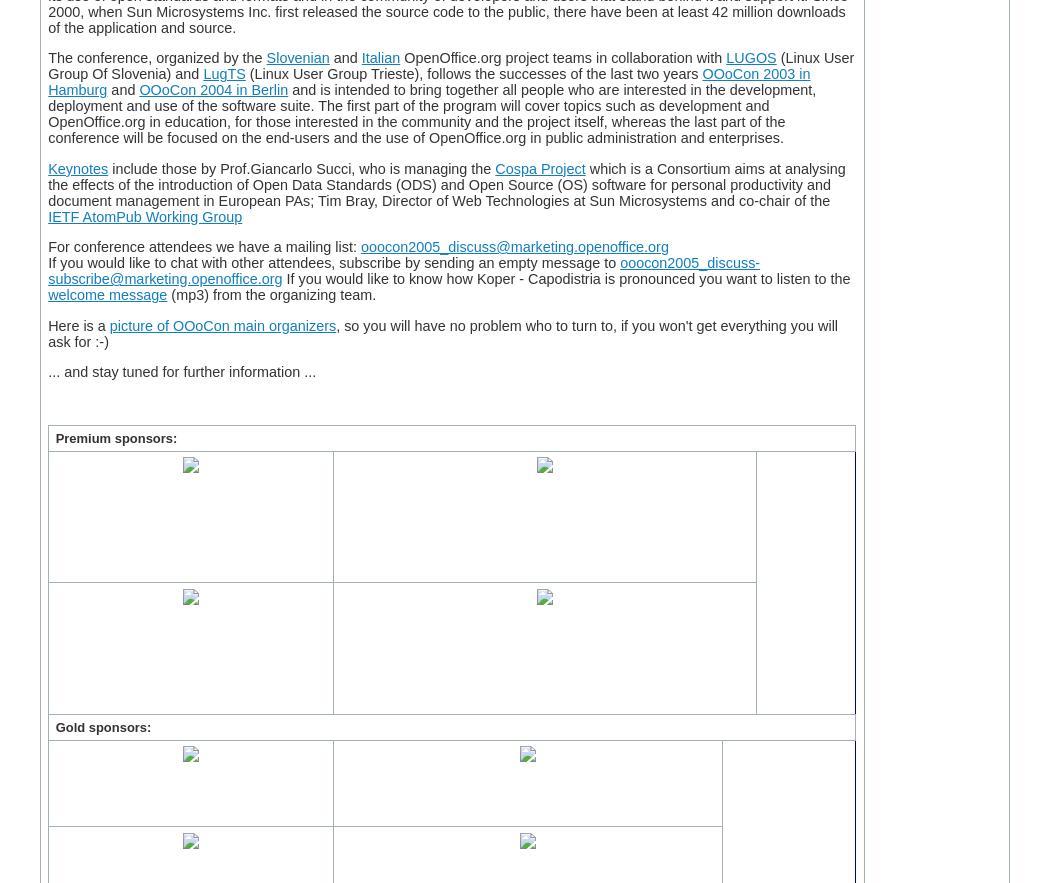  What do you see at coordinates (428, 82) in the screenshot?
I see `'OOoCon 
    2003 in Hamburg'` at bounding box center [428, 82].